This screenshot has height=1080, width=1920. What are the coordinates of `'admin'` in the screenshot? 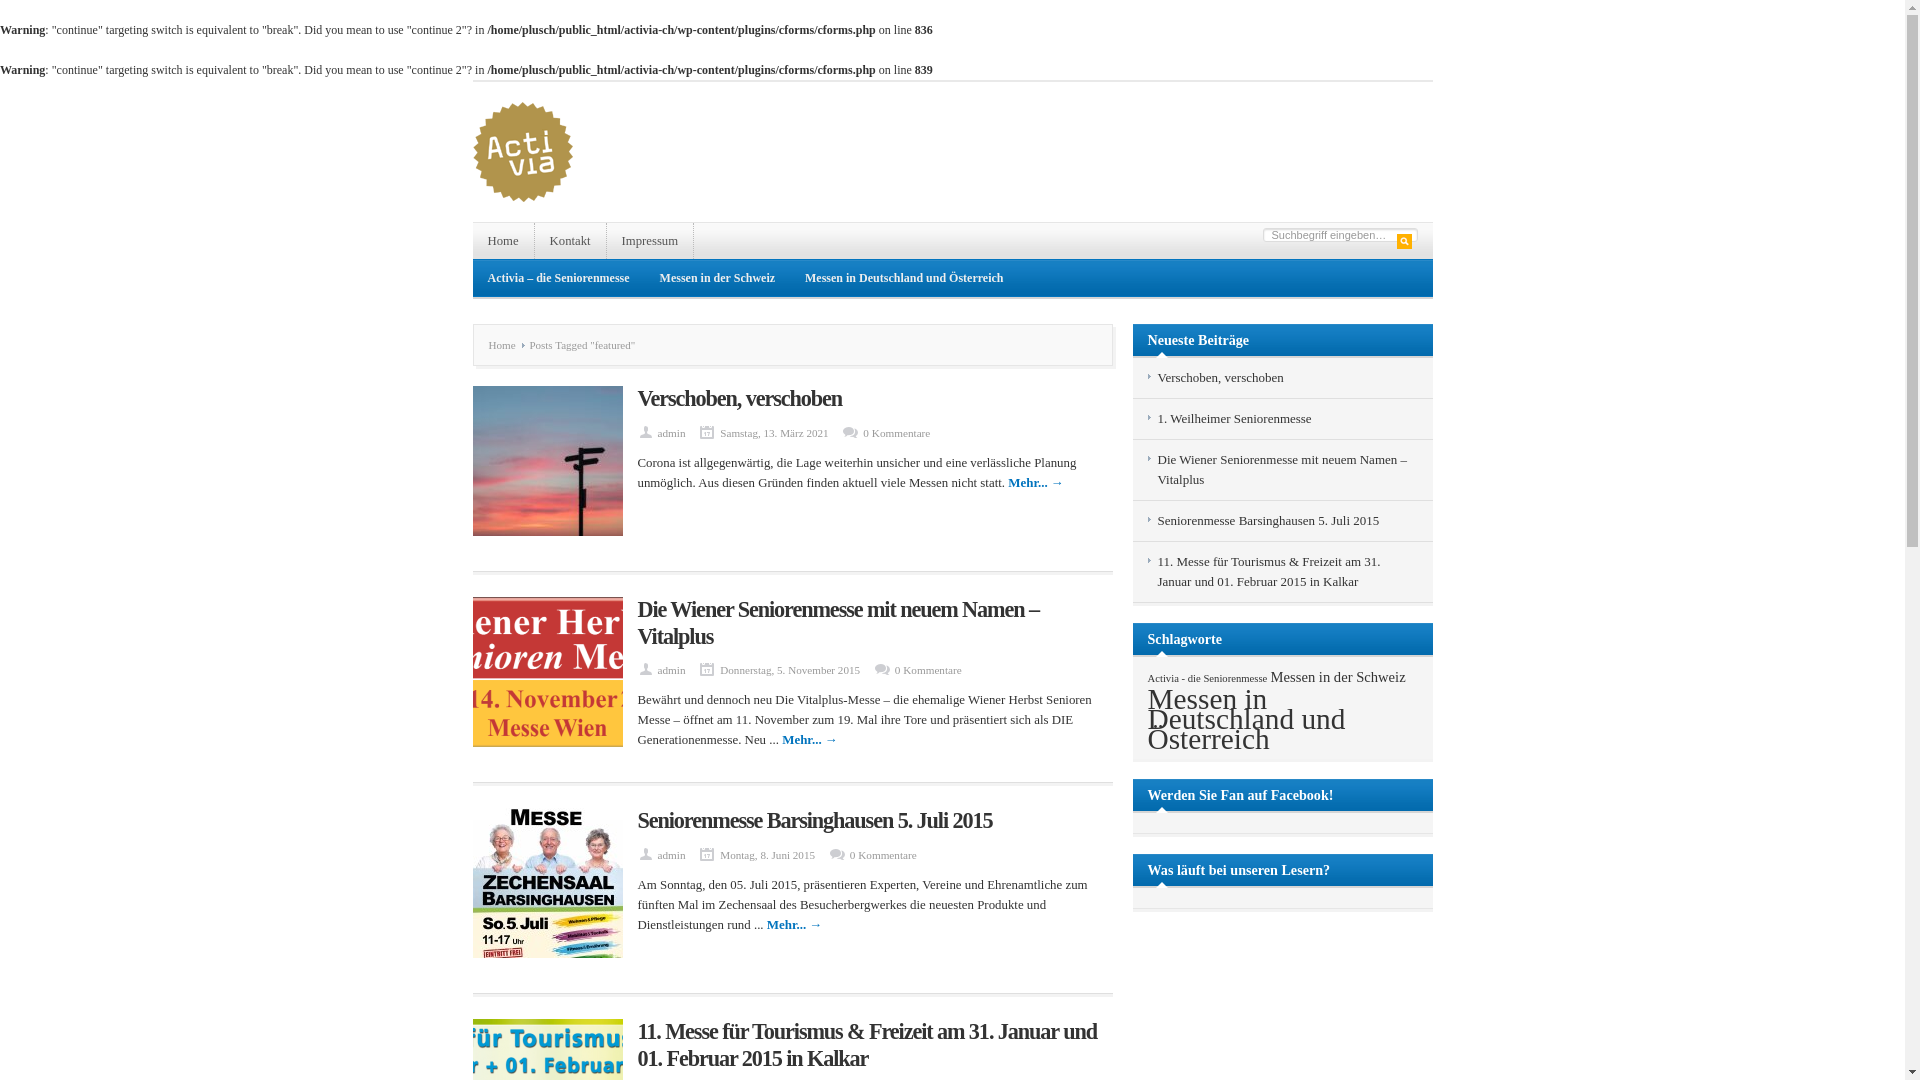 It's located at (657, 431).